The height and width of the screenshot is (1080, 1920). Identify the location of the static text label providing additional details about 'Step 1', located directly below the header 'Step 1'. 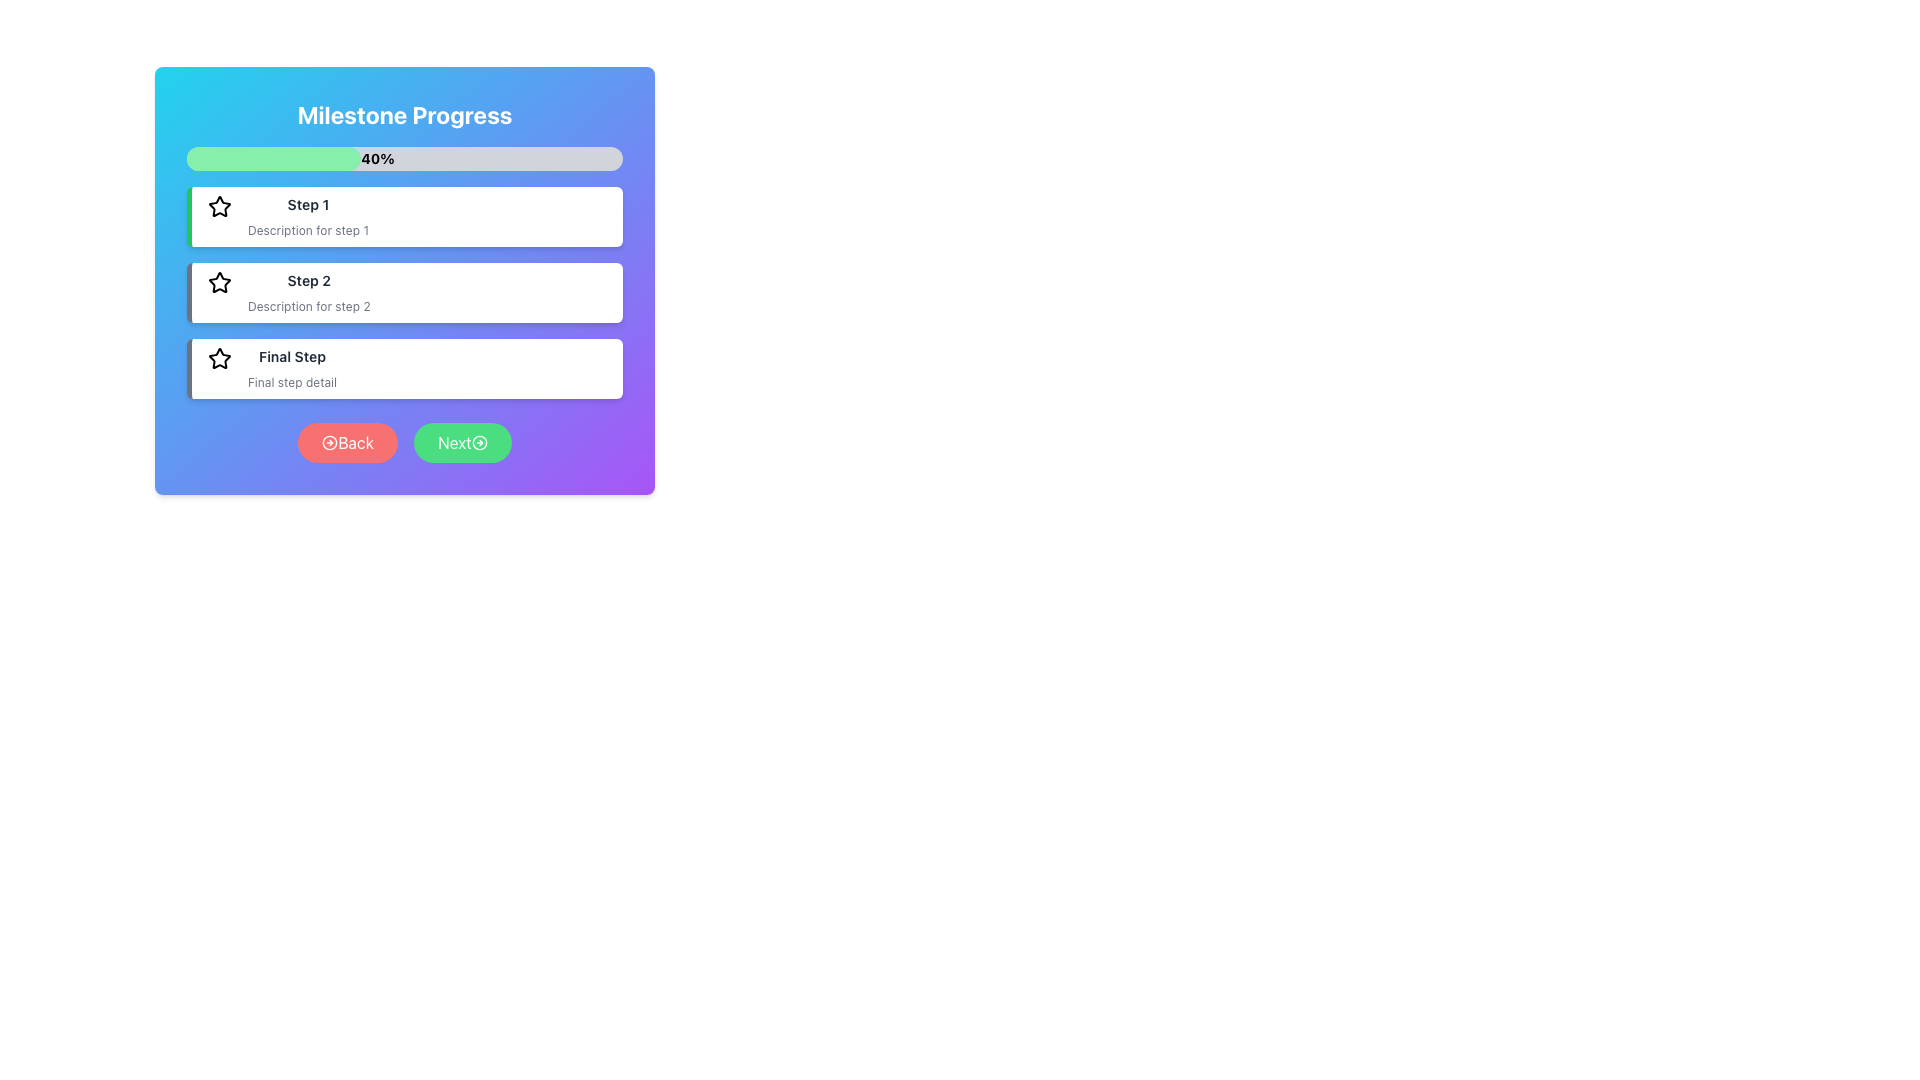
(307, 230).